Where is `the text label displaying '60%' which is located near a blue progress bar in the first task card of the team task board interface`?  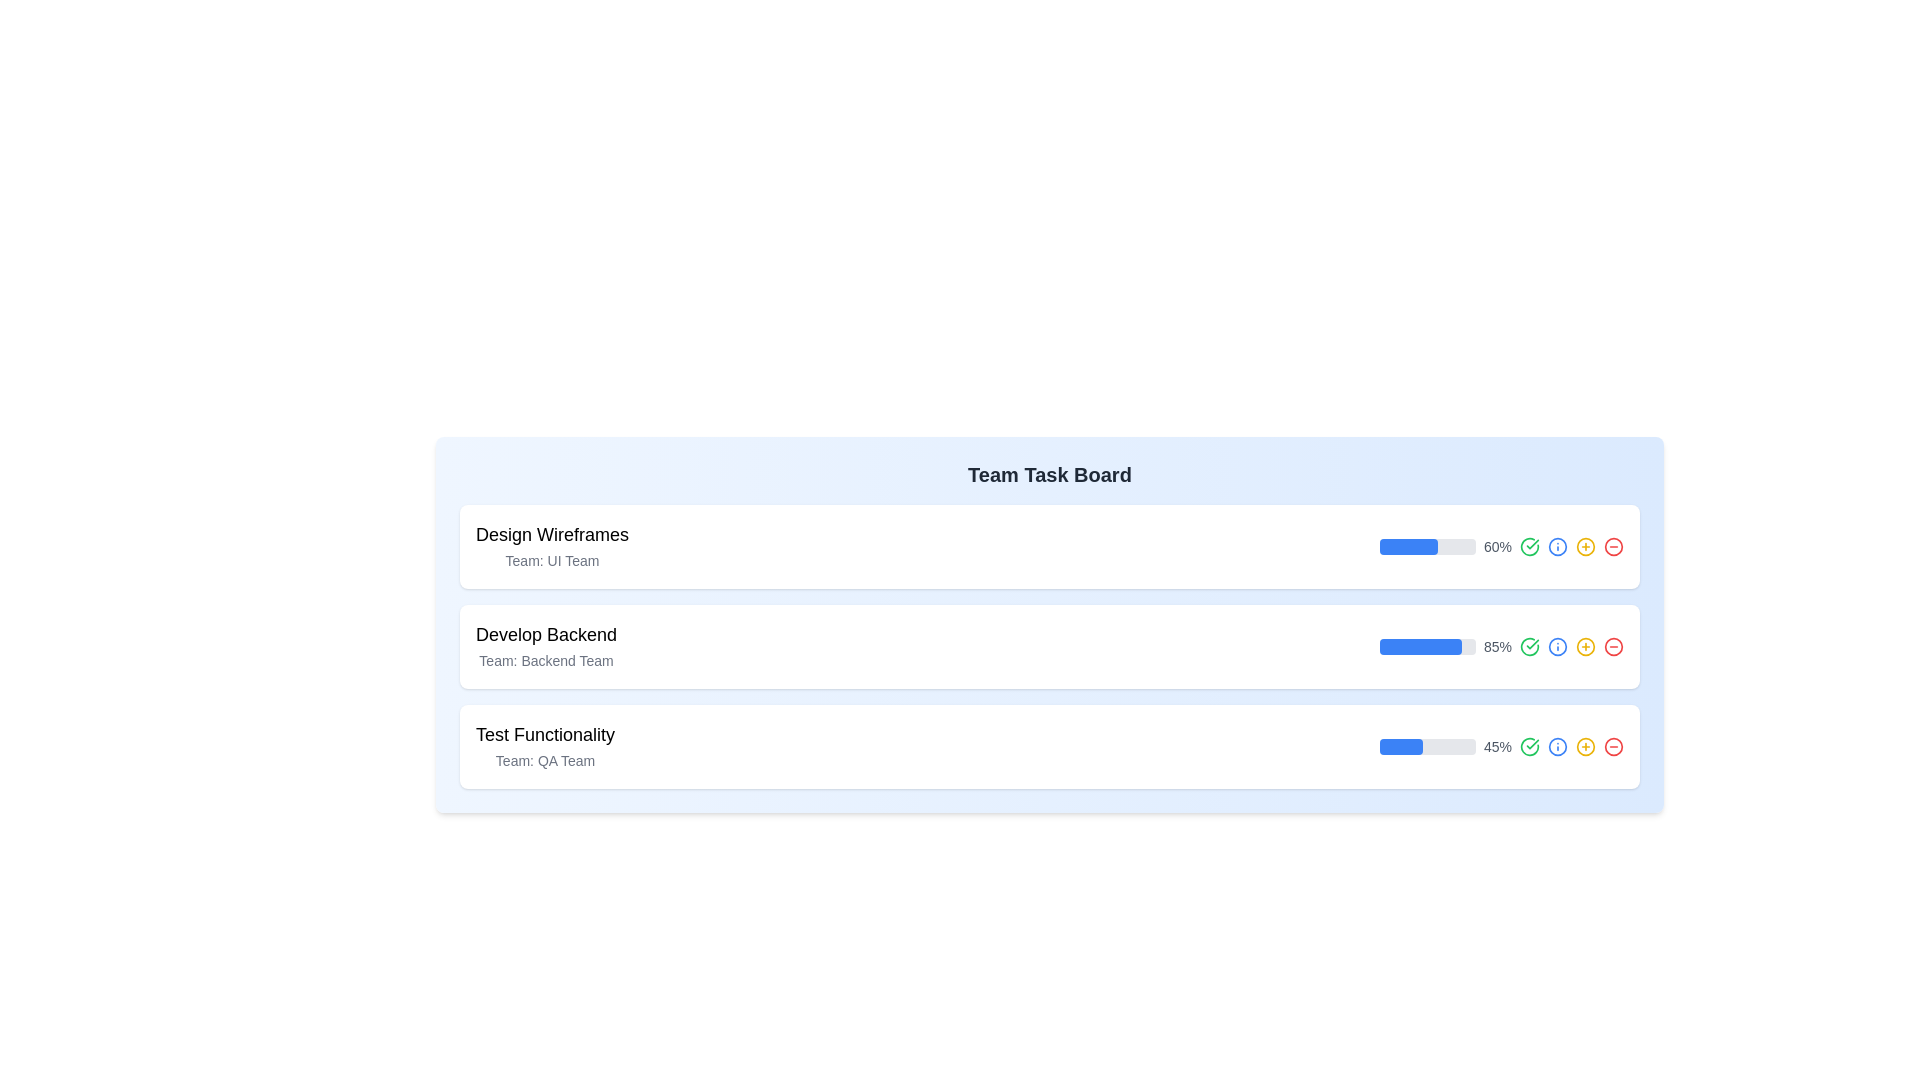
the text label displaying '60%' which is located near a blue progress bar in the first task card of the team task board interface is located at coordinates (1497, 547).